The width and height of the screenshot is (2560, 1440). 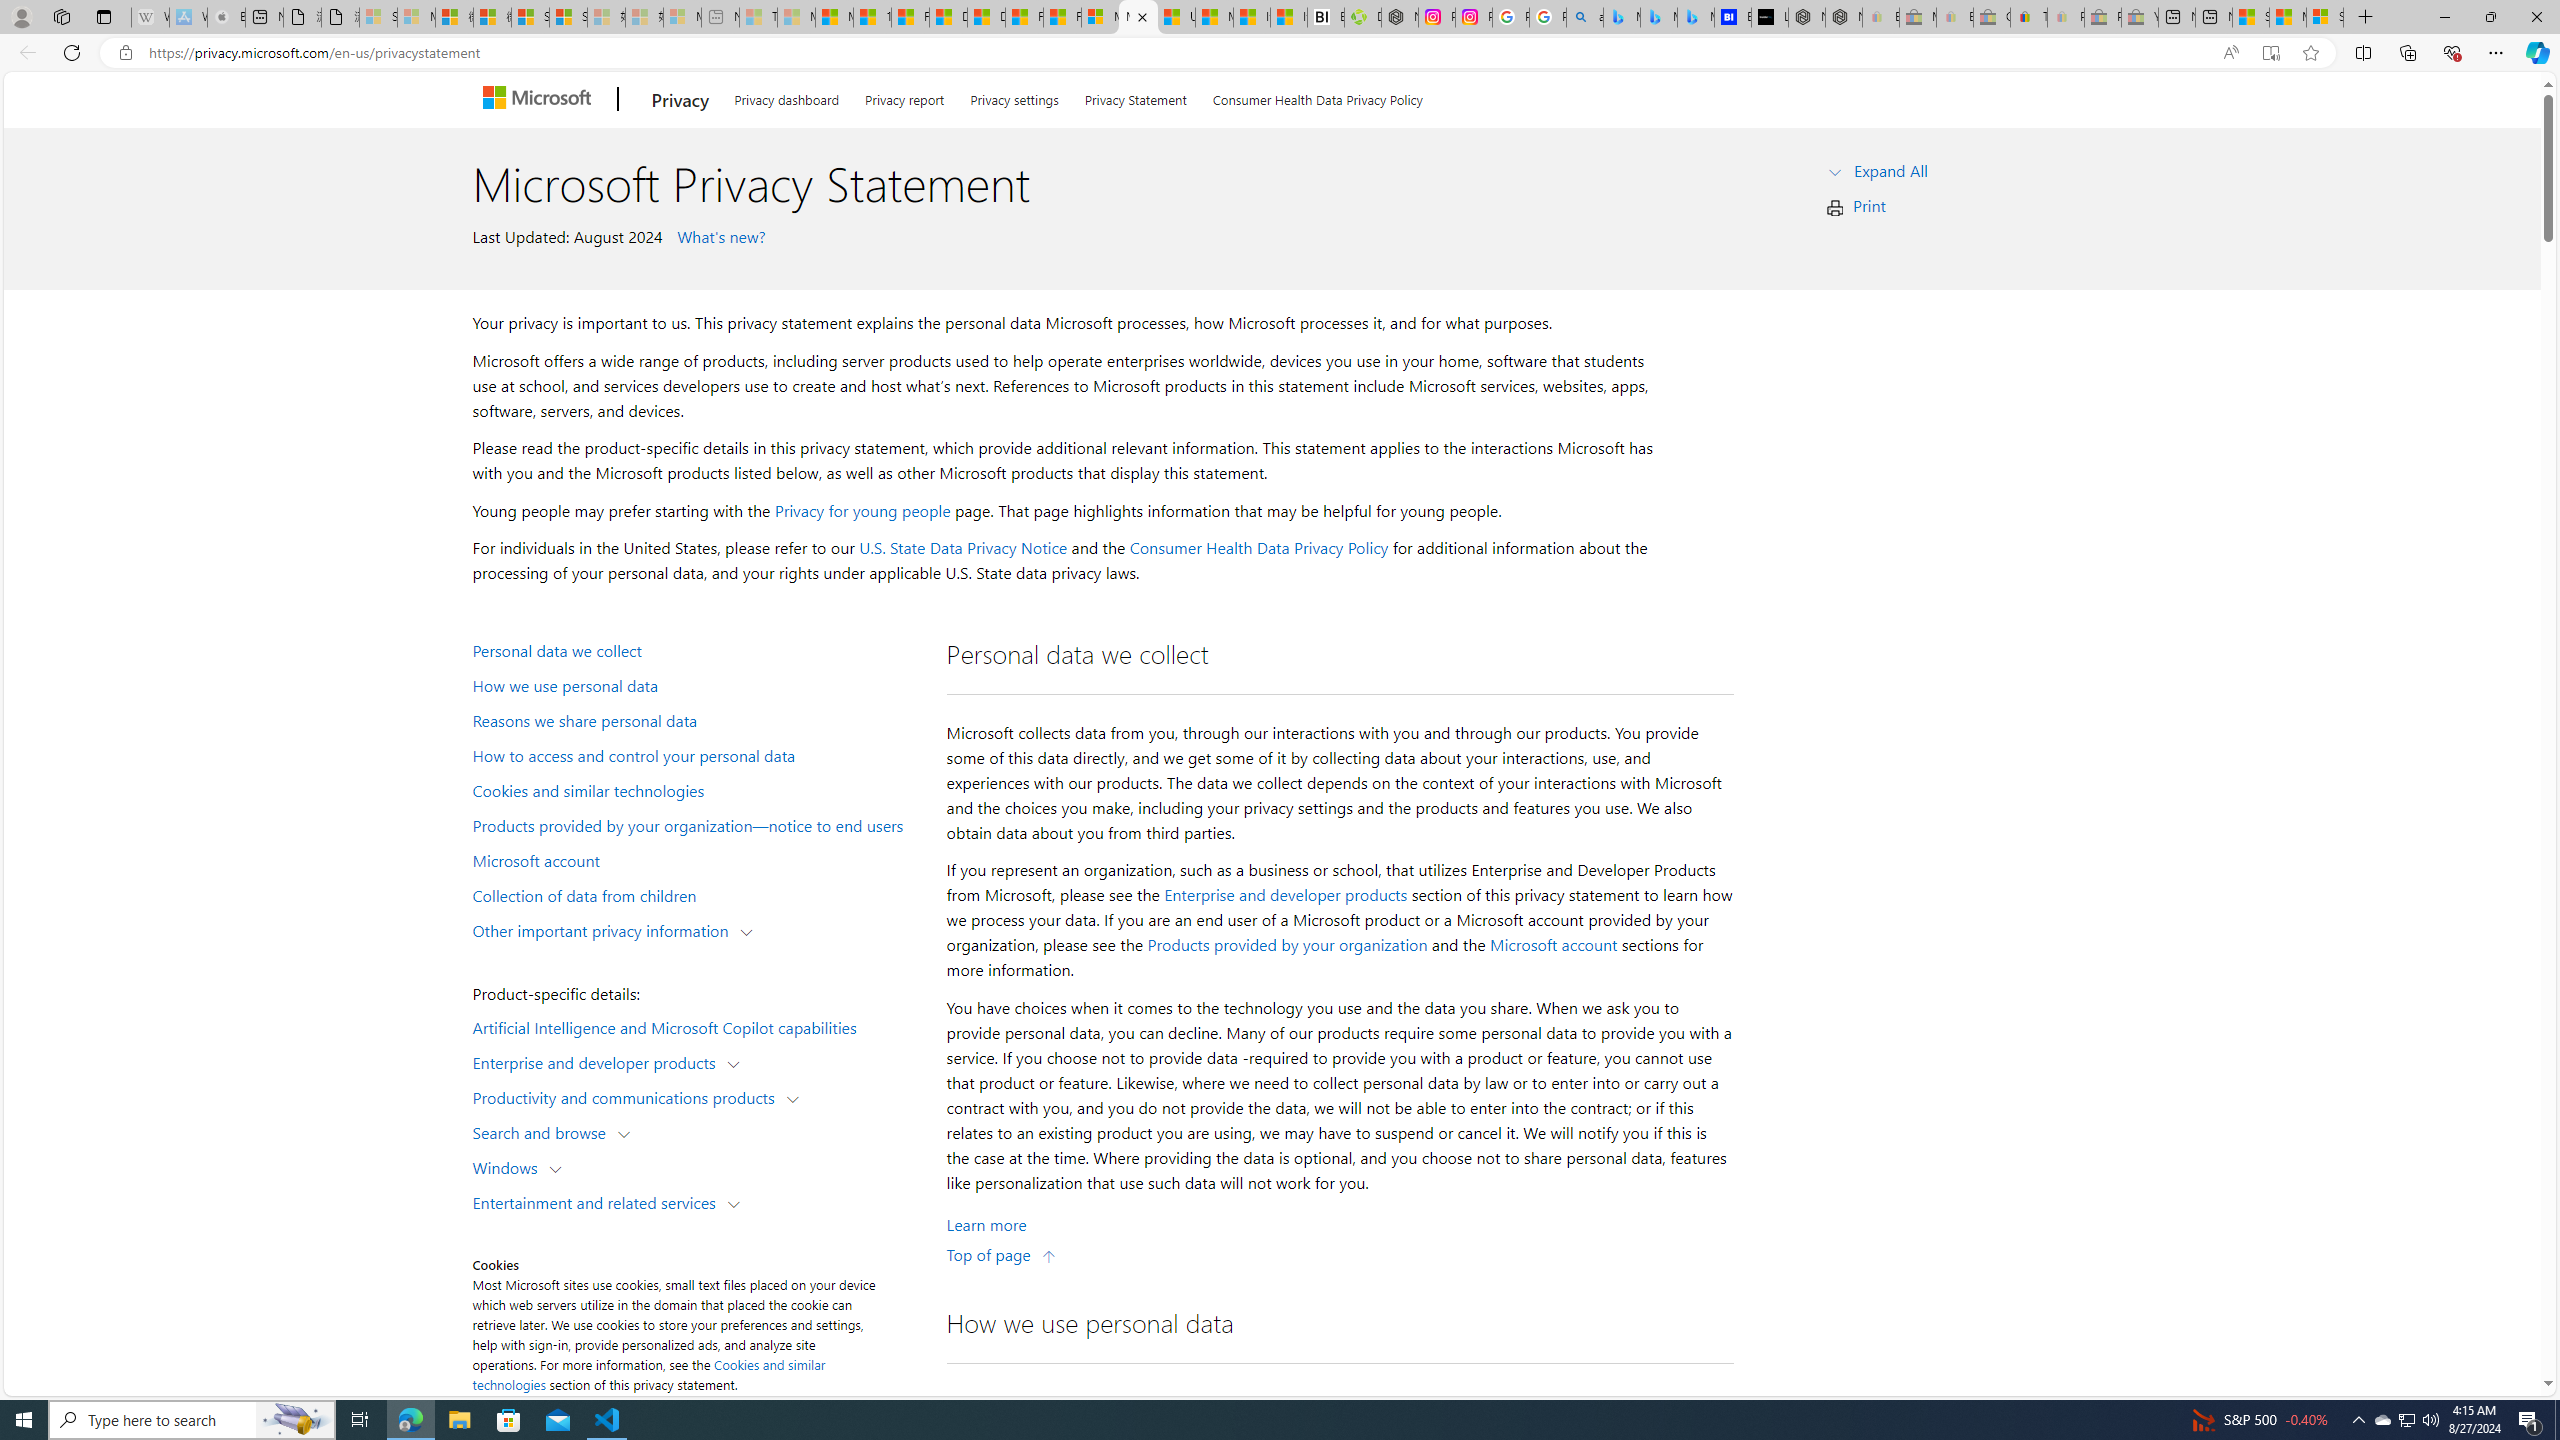 I want to click on 'Personal data we collect', so click(x=696, y=648).